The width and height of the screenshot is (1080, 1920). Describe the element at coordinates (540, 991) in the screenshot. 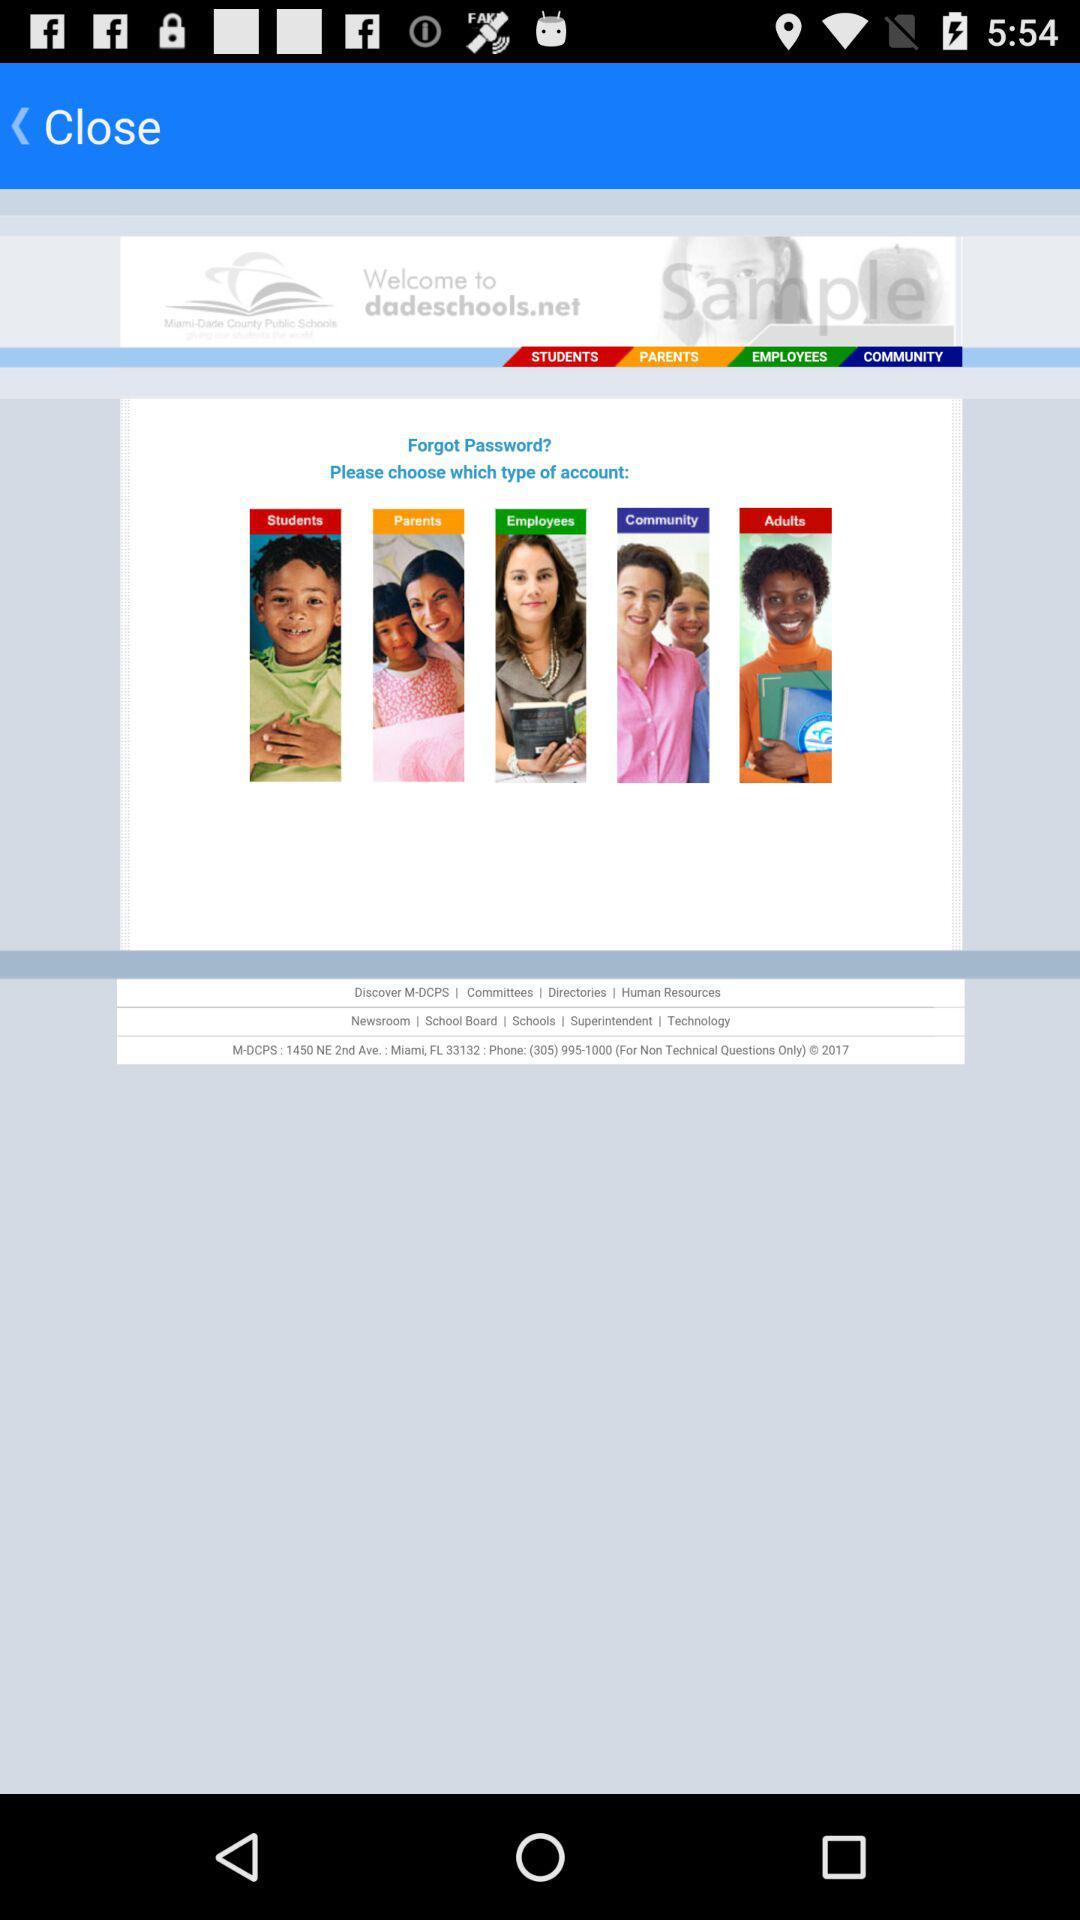

I see `advertisement page` at that location.